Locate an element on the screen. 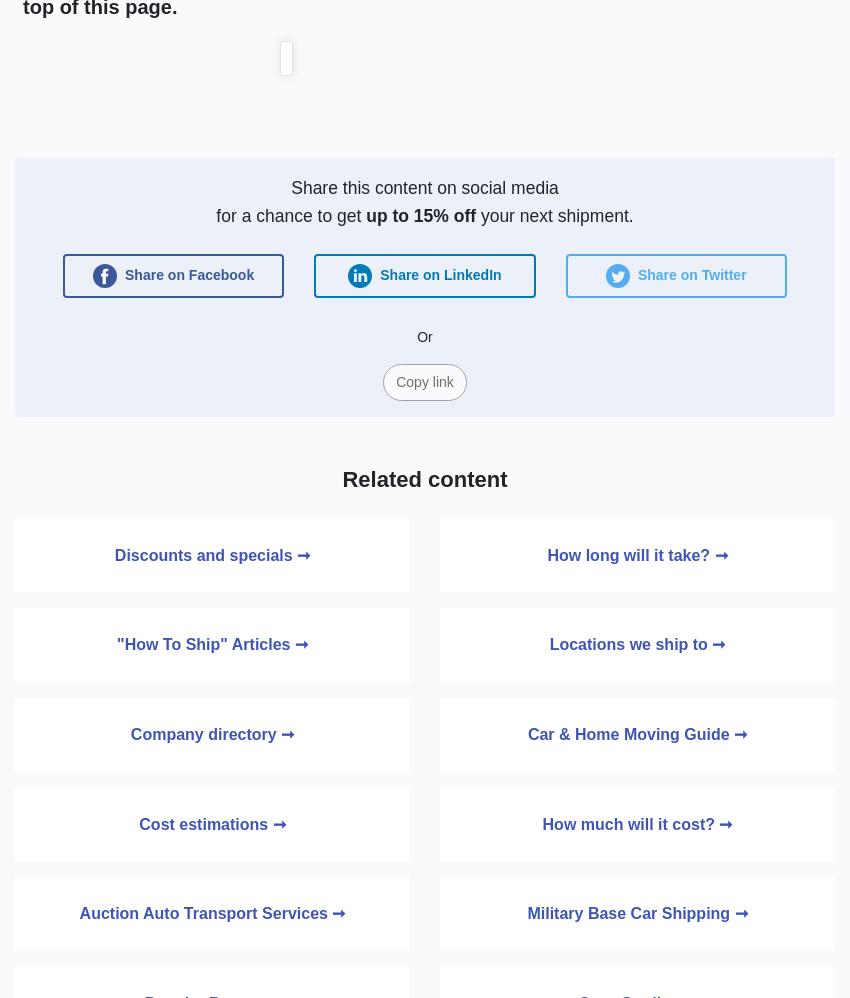 The width and height of the screenshot is (850, 998). 'Military Base Car Shipping ➞' is located at coordinates (635, 913).